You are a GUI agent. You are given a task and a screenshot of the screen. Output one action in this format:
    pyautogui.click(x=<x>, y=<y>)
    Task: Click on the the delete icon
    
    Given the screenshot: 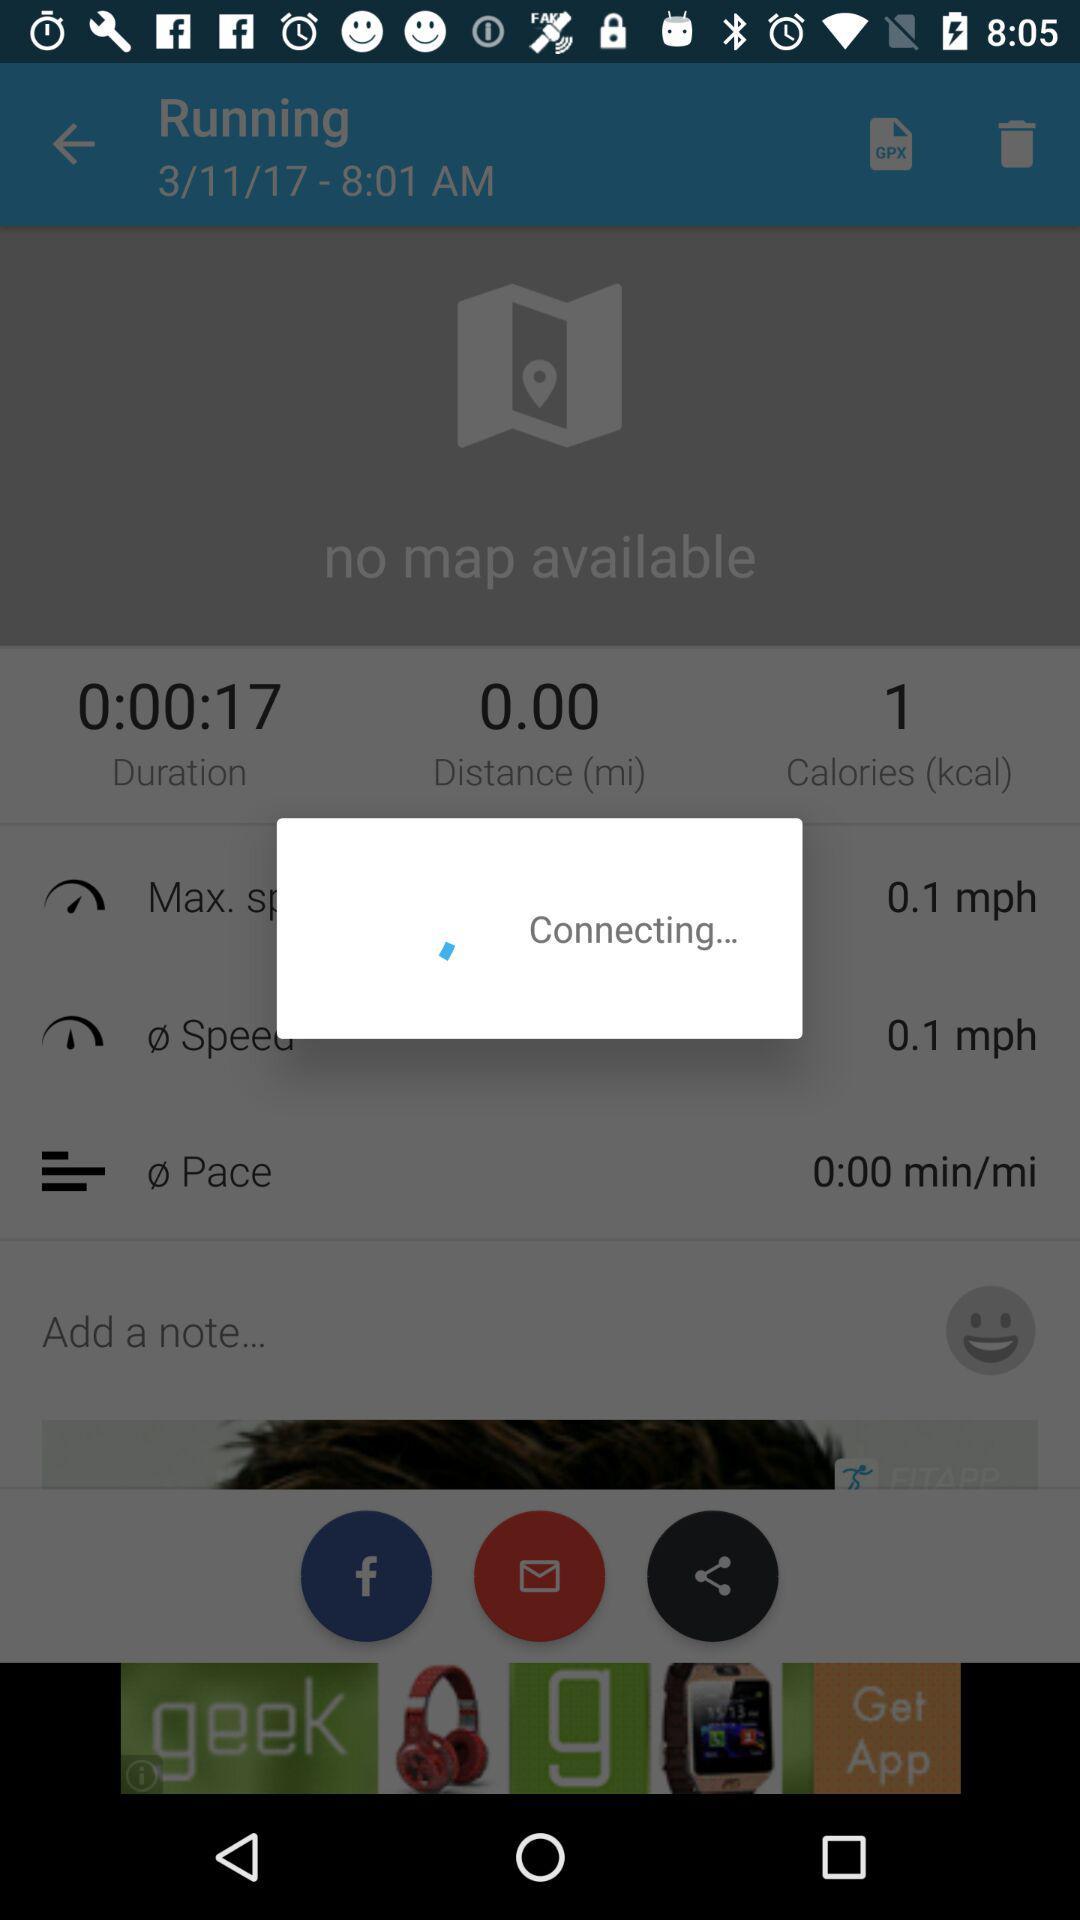 What is the action you would take?
    pyautogui.click(x=1017, y=124)
    